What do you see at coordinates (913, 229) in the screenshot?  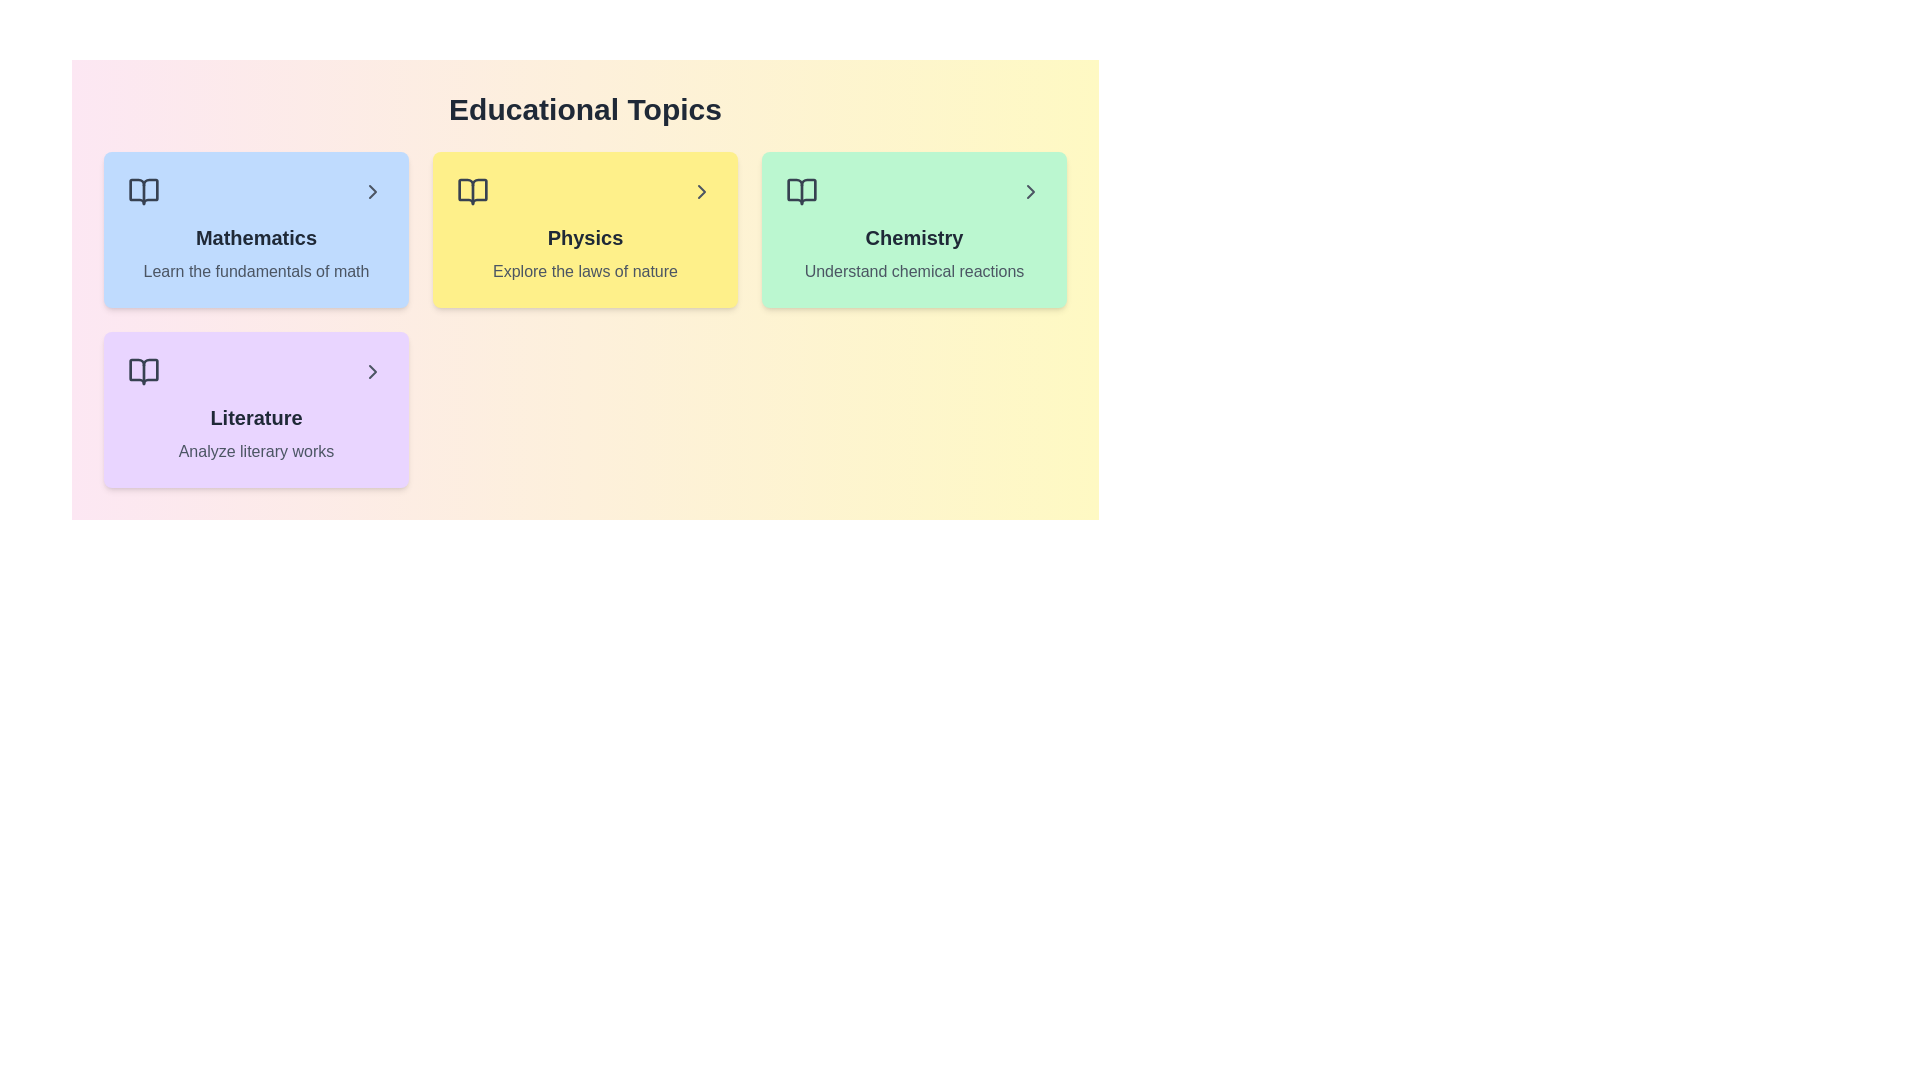 I see `the topic card for Chemistry to preview its interactive effect` at bounding box center [913, 229].